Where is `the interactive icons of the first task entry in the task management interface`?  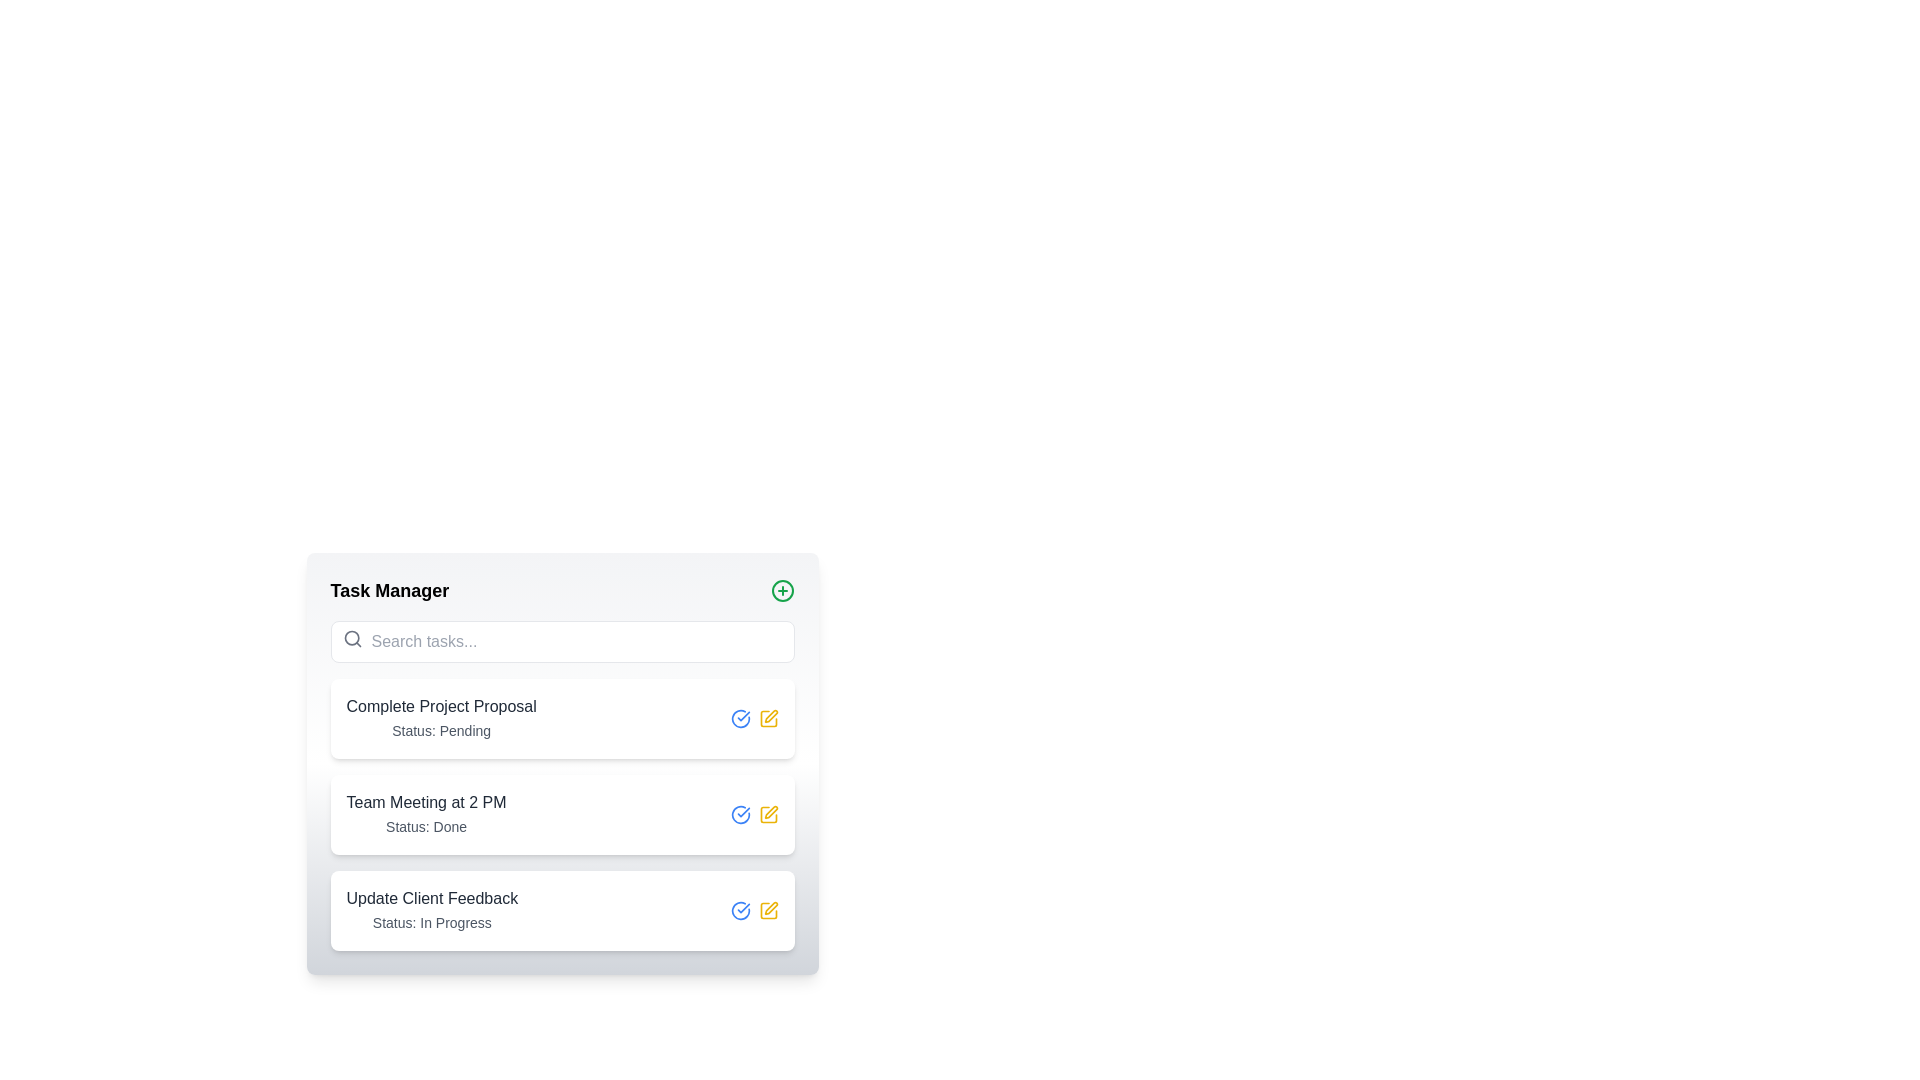 the interactive icons of the first task entry in the task management interface is located at coordinates (561, 717).